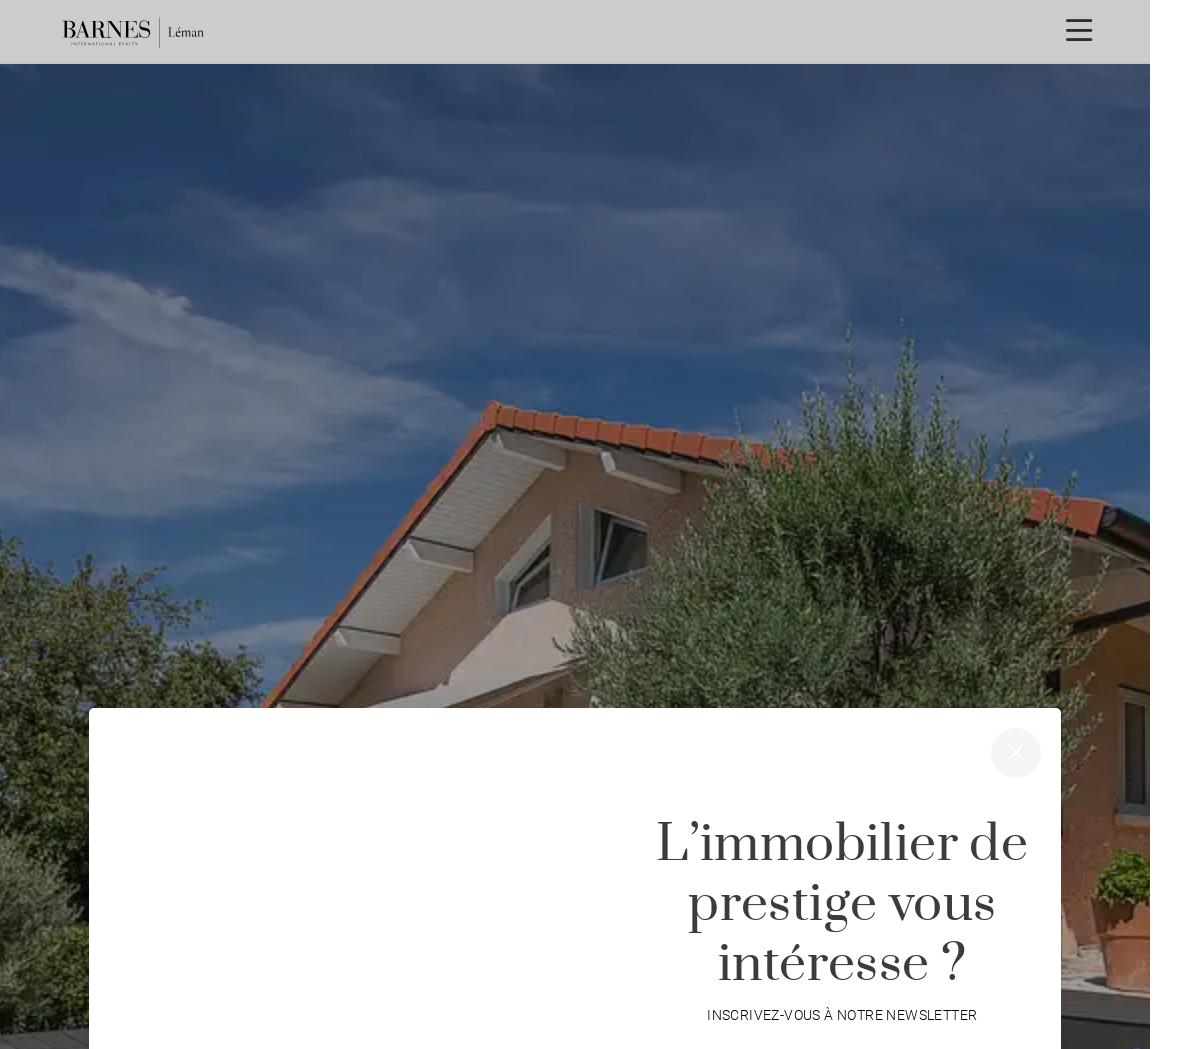 Image resolution: width=1190 pixels, height=1049 pixels. Describe the element at coordinates (857, 883) in the screenshot. I see `'Surface'` at that location.